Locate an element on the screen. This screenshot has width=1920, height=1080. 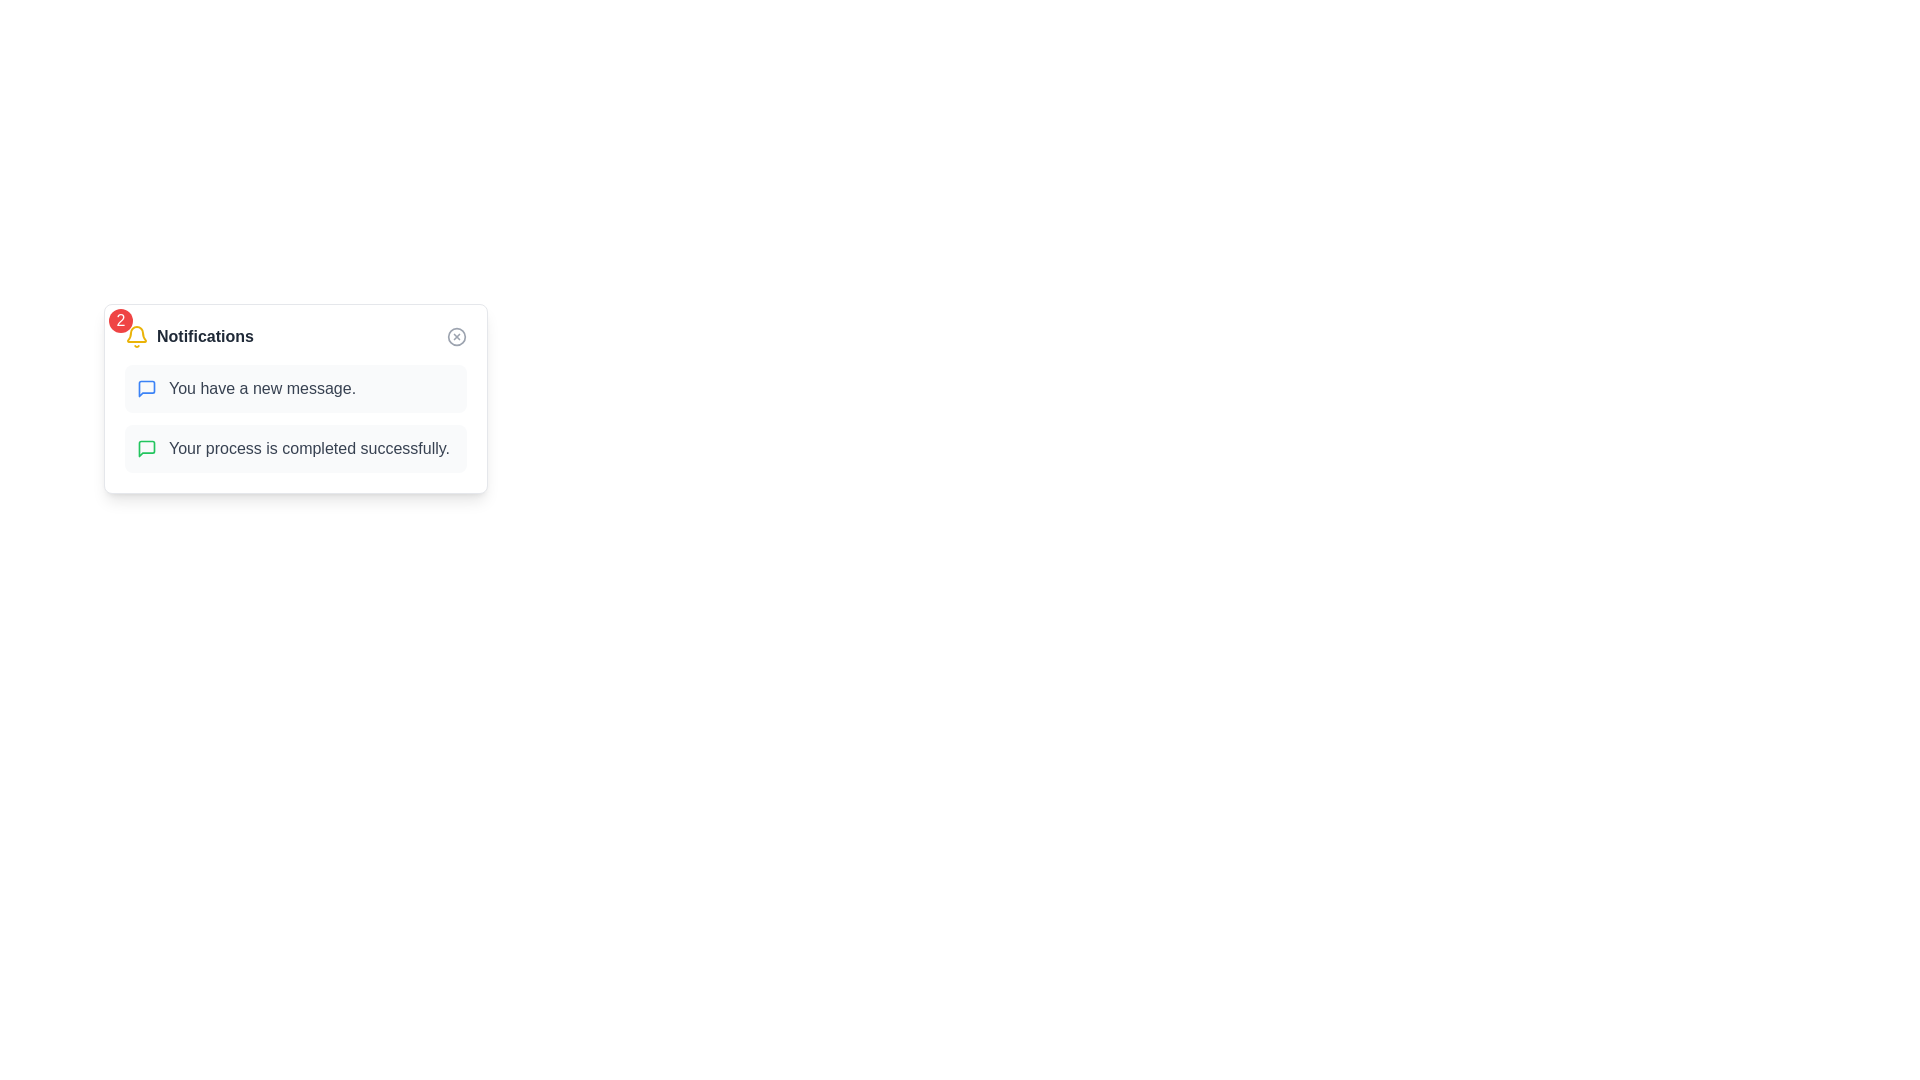
main text 'Your process is completed successfully.' which is displayed in gray font on the second notification card from the top in the notification panel is located at coordinates (308, 447).